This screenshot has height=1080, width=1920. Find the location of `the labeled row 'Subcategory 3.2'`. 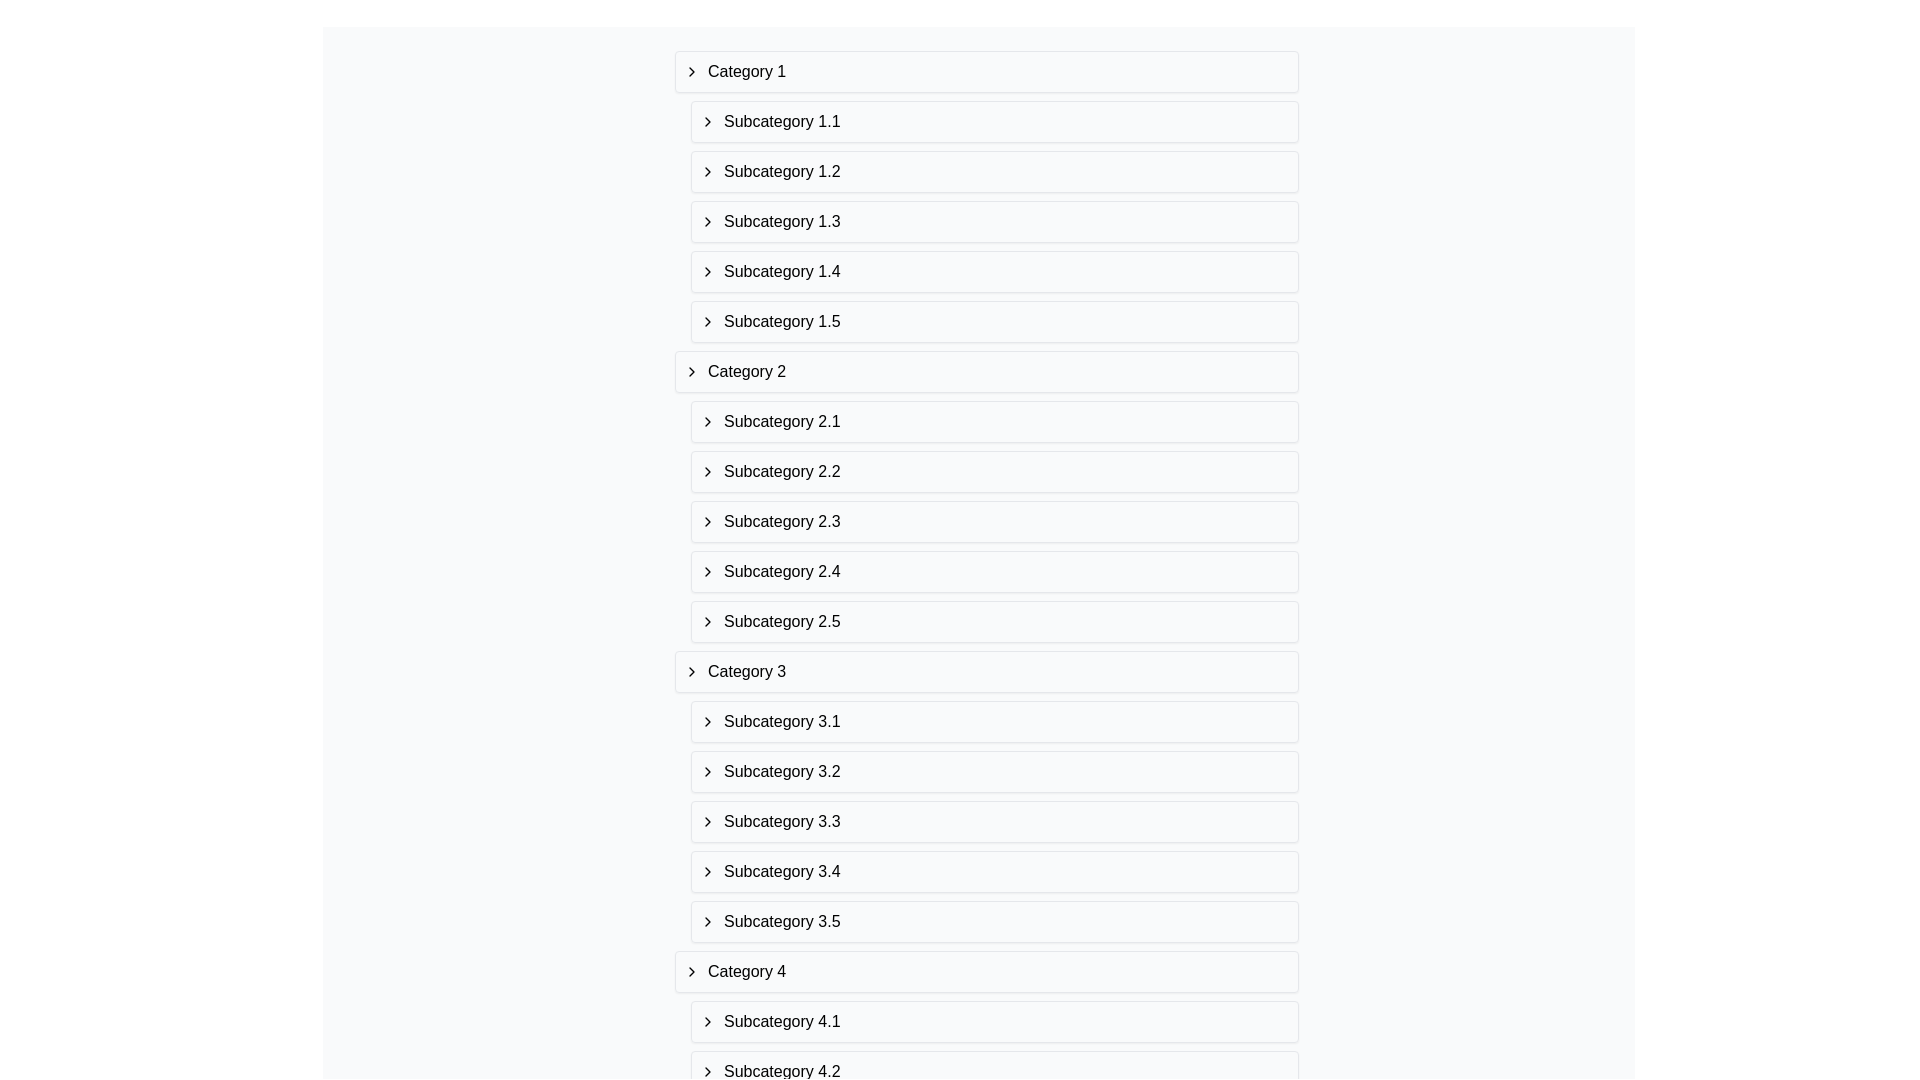

the labeled row 'Subcategory 3.2' is located at coordinates (987, 796).